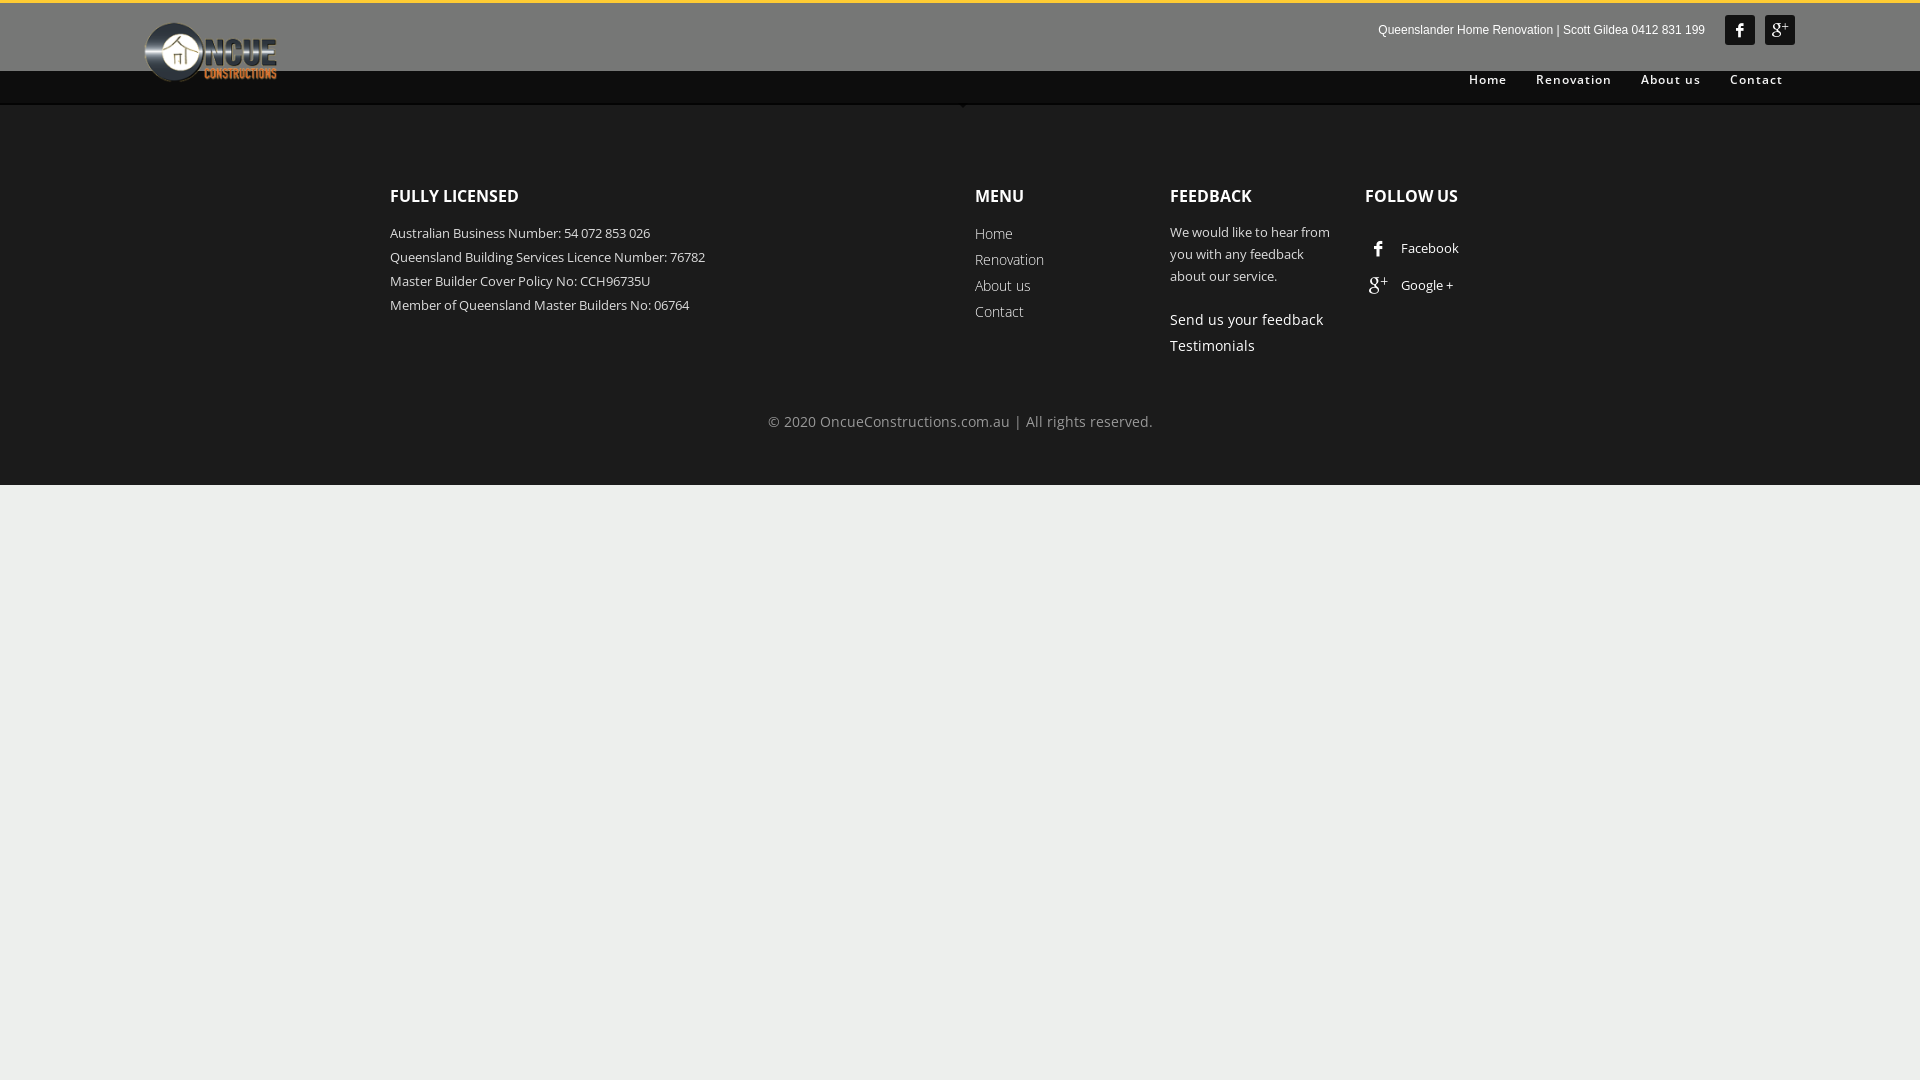  I want to click on 'Home', so click(993, 232).